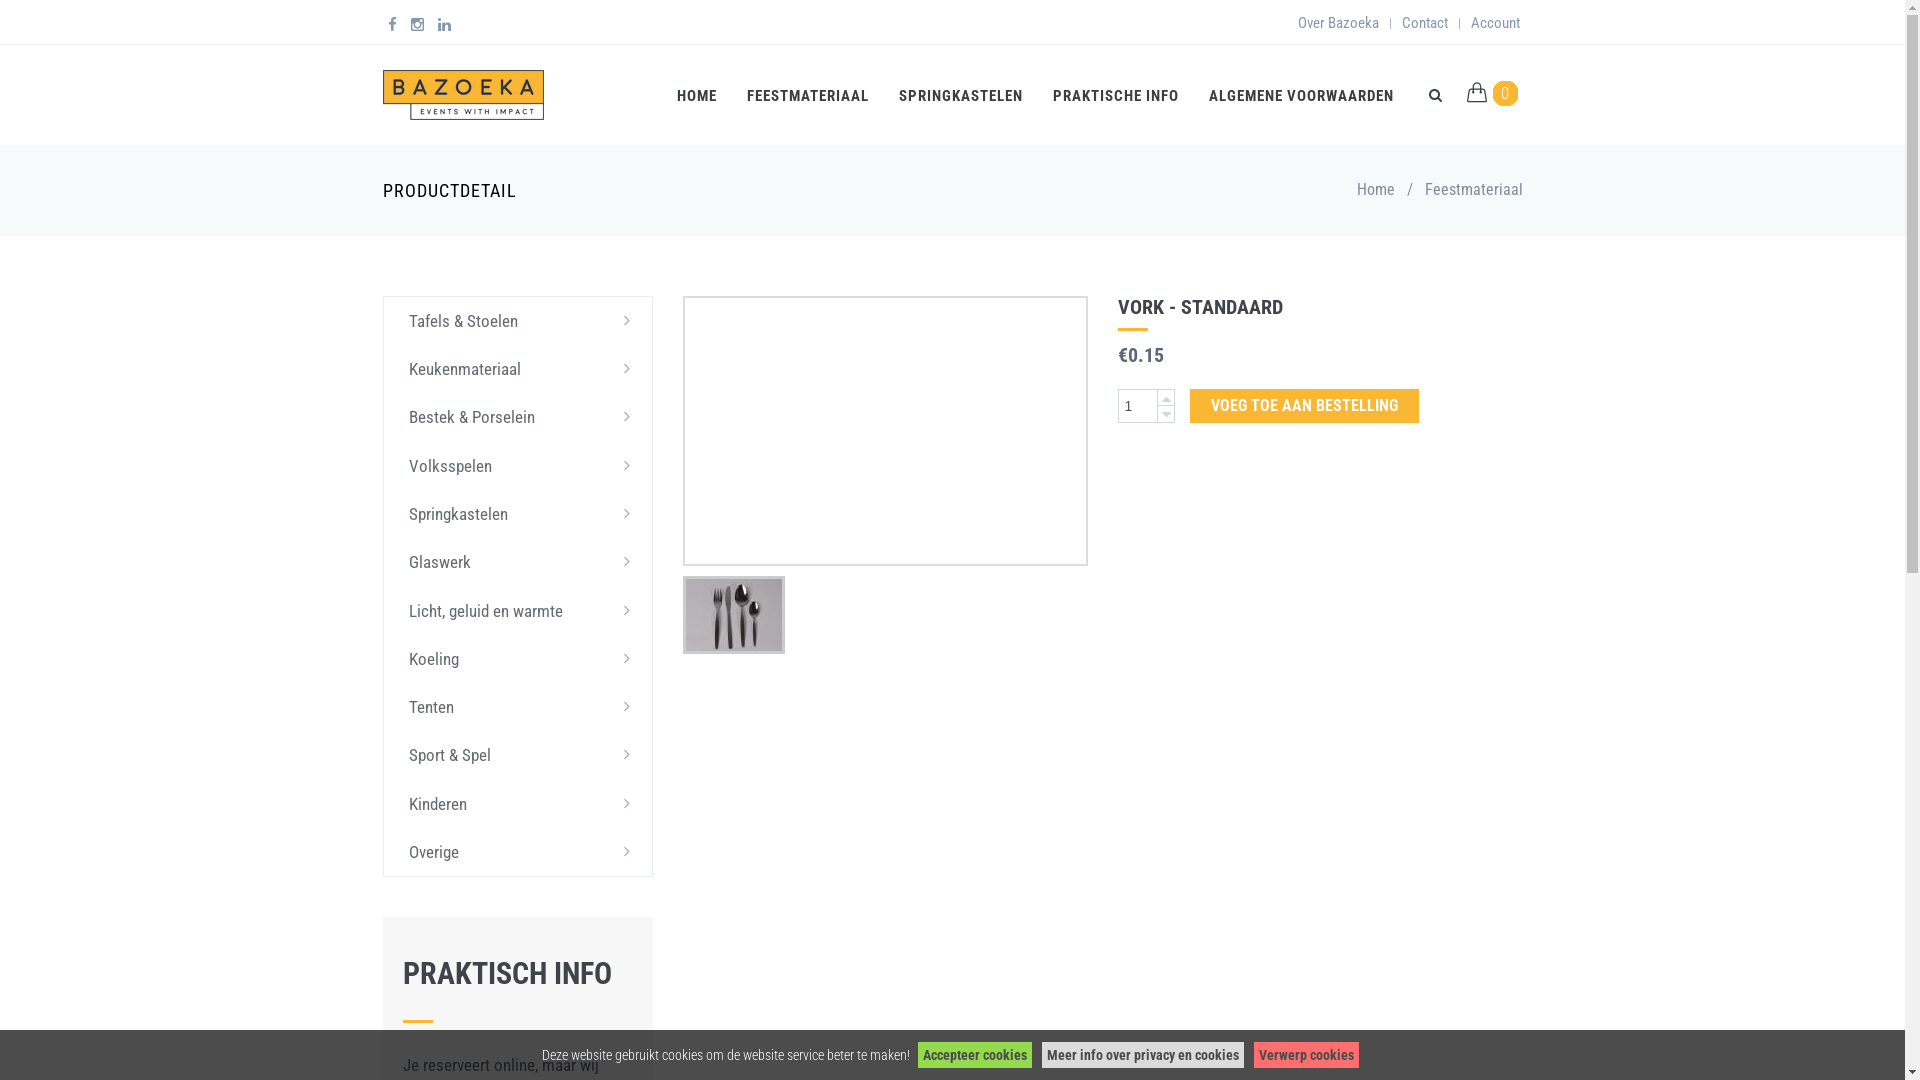 This screenshot has height=1080, width=1920. I want to click on 'Kinderen', so click(518, 802).